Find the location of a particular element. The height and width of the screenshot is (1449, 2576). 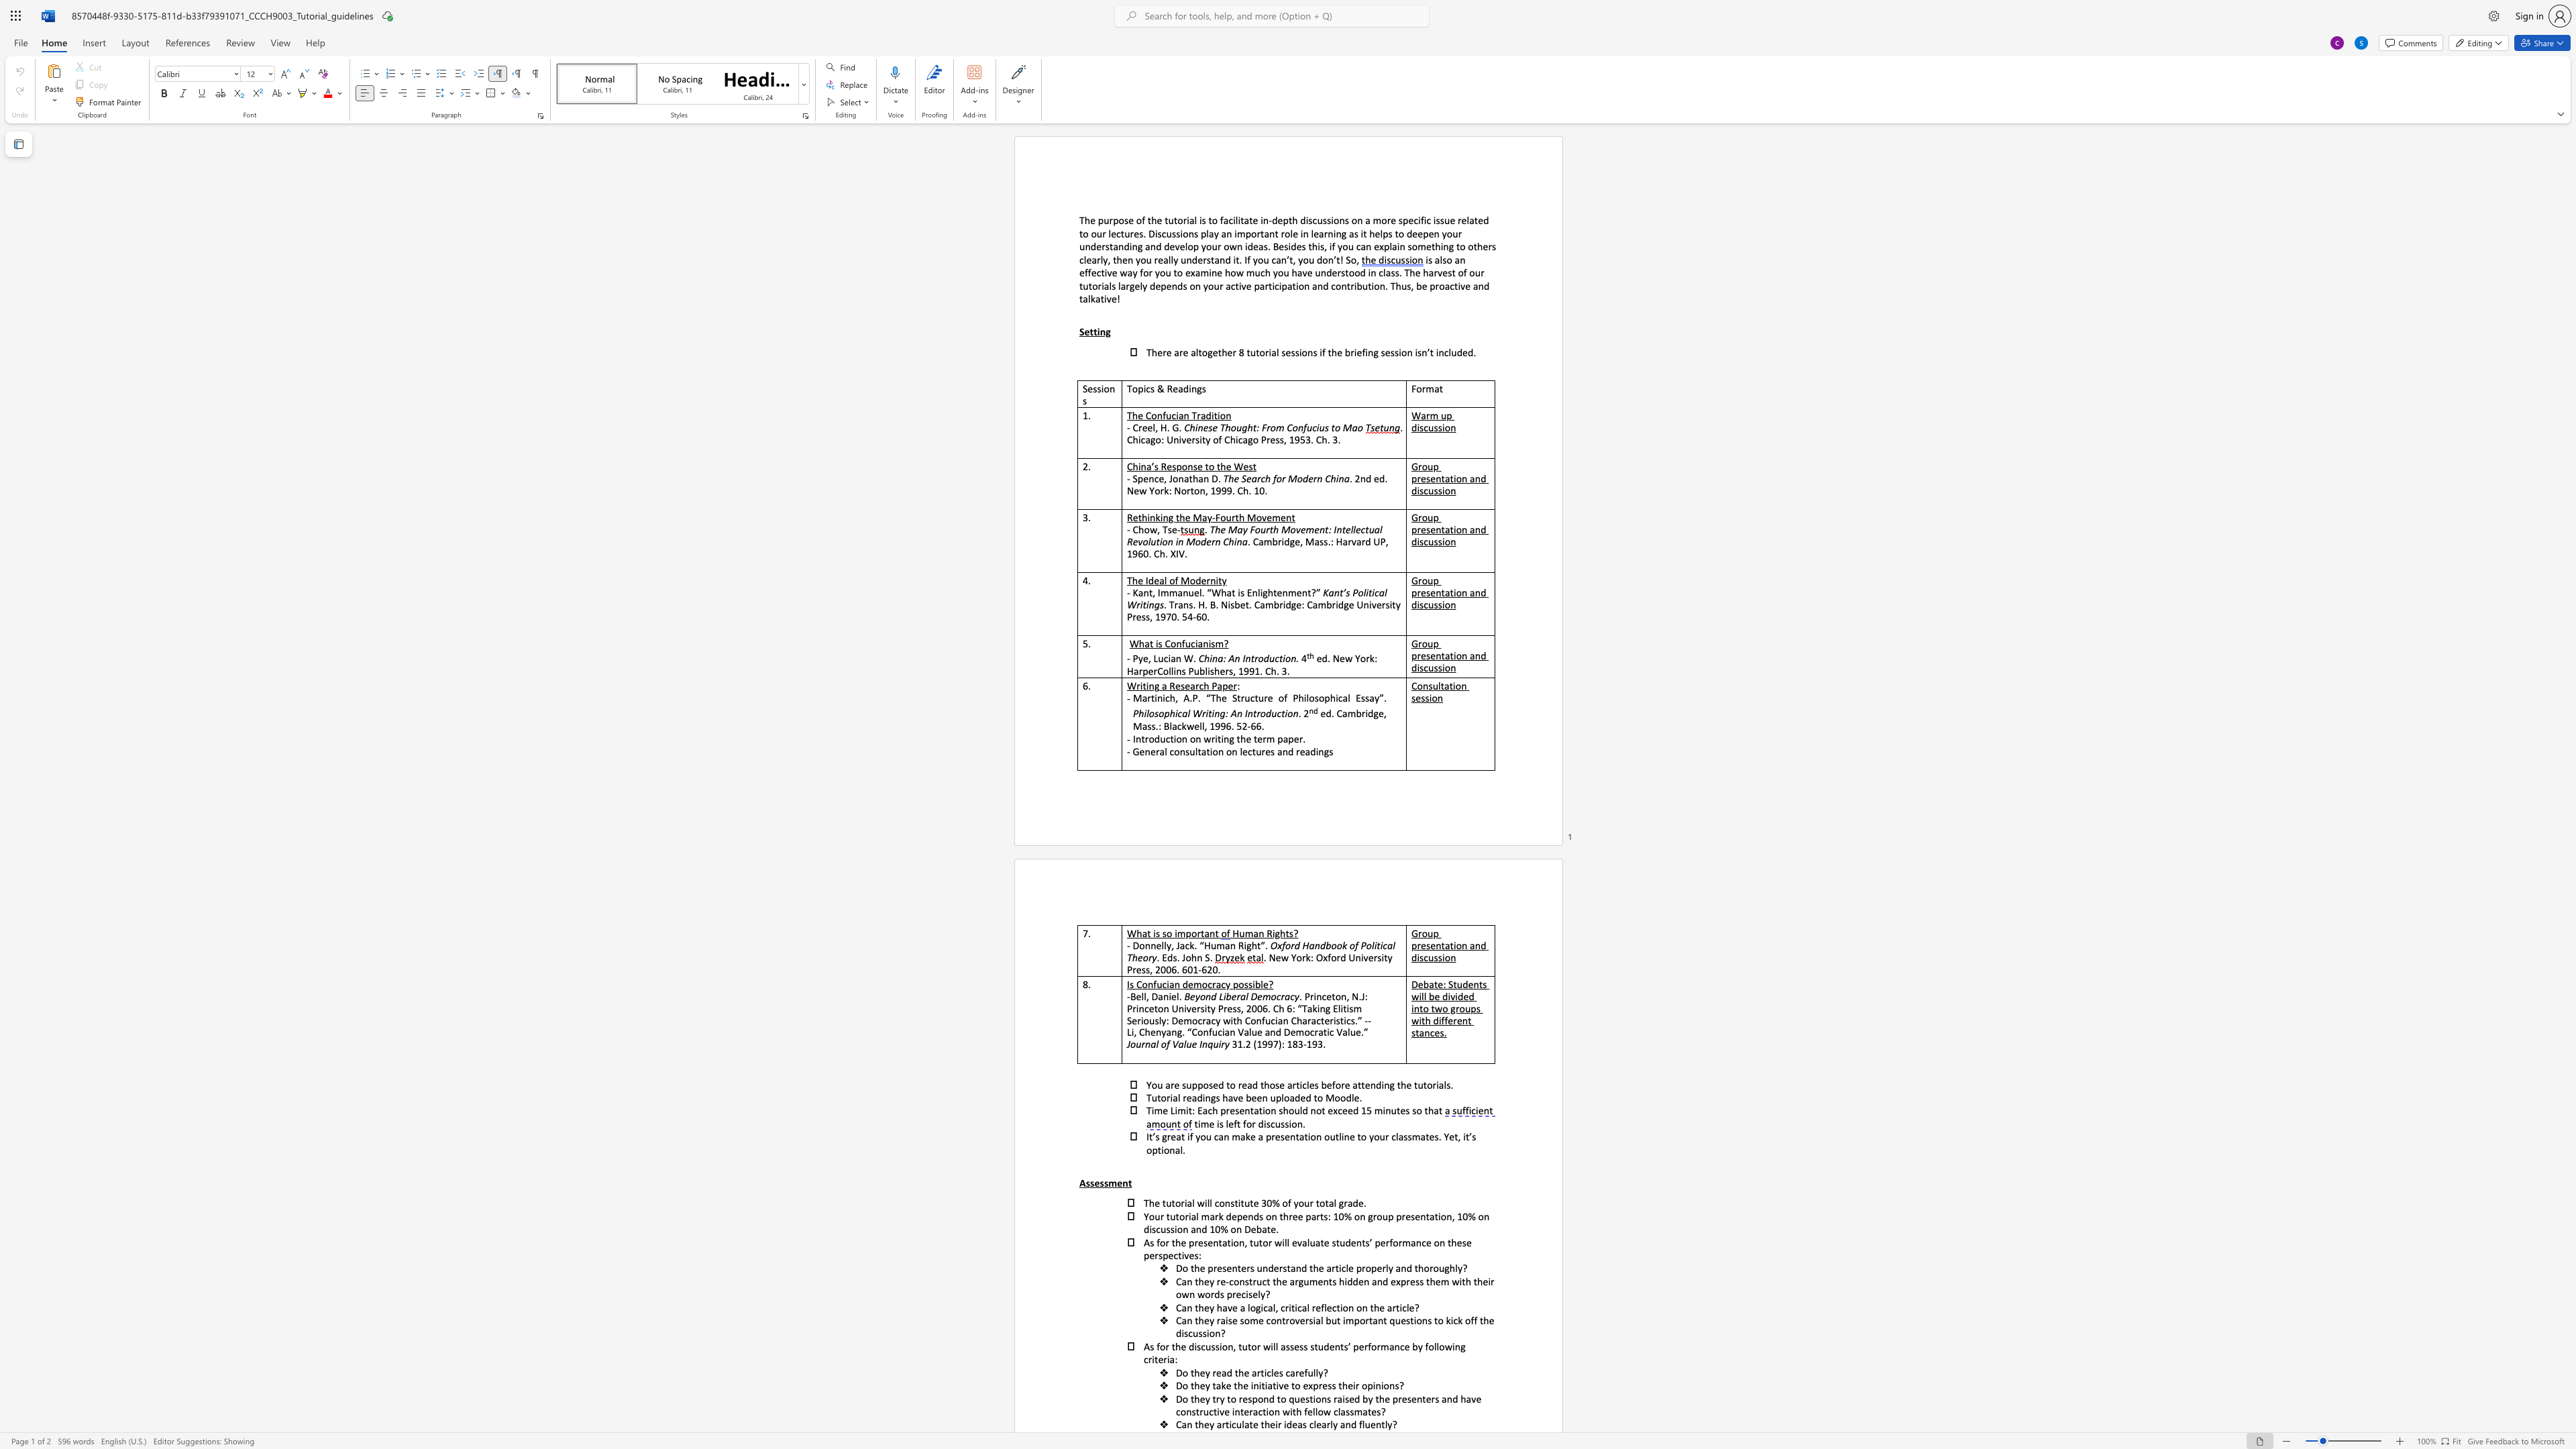

the subset text "Wh" within the text "What is so important" is located at coordinates (1127, 933).